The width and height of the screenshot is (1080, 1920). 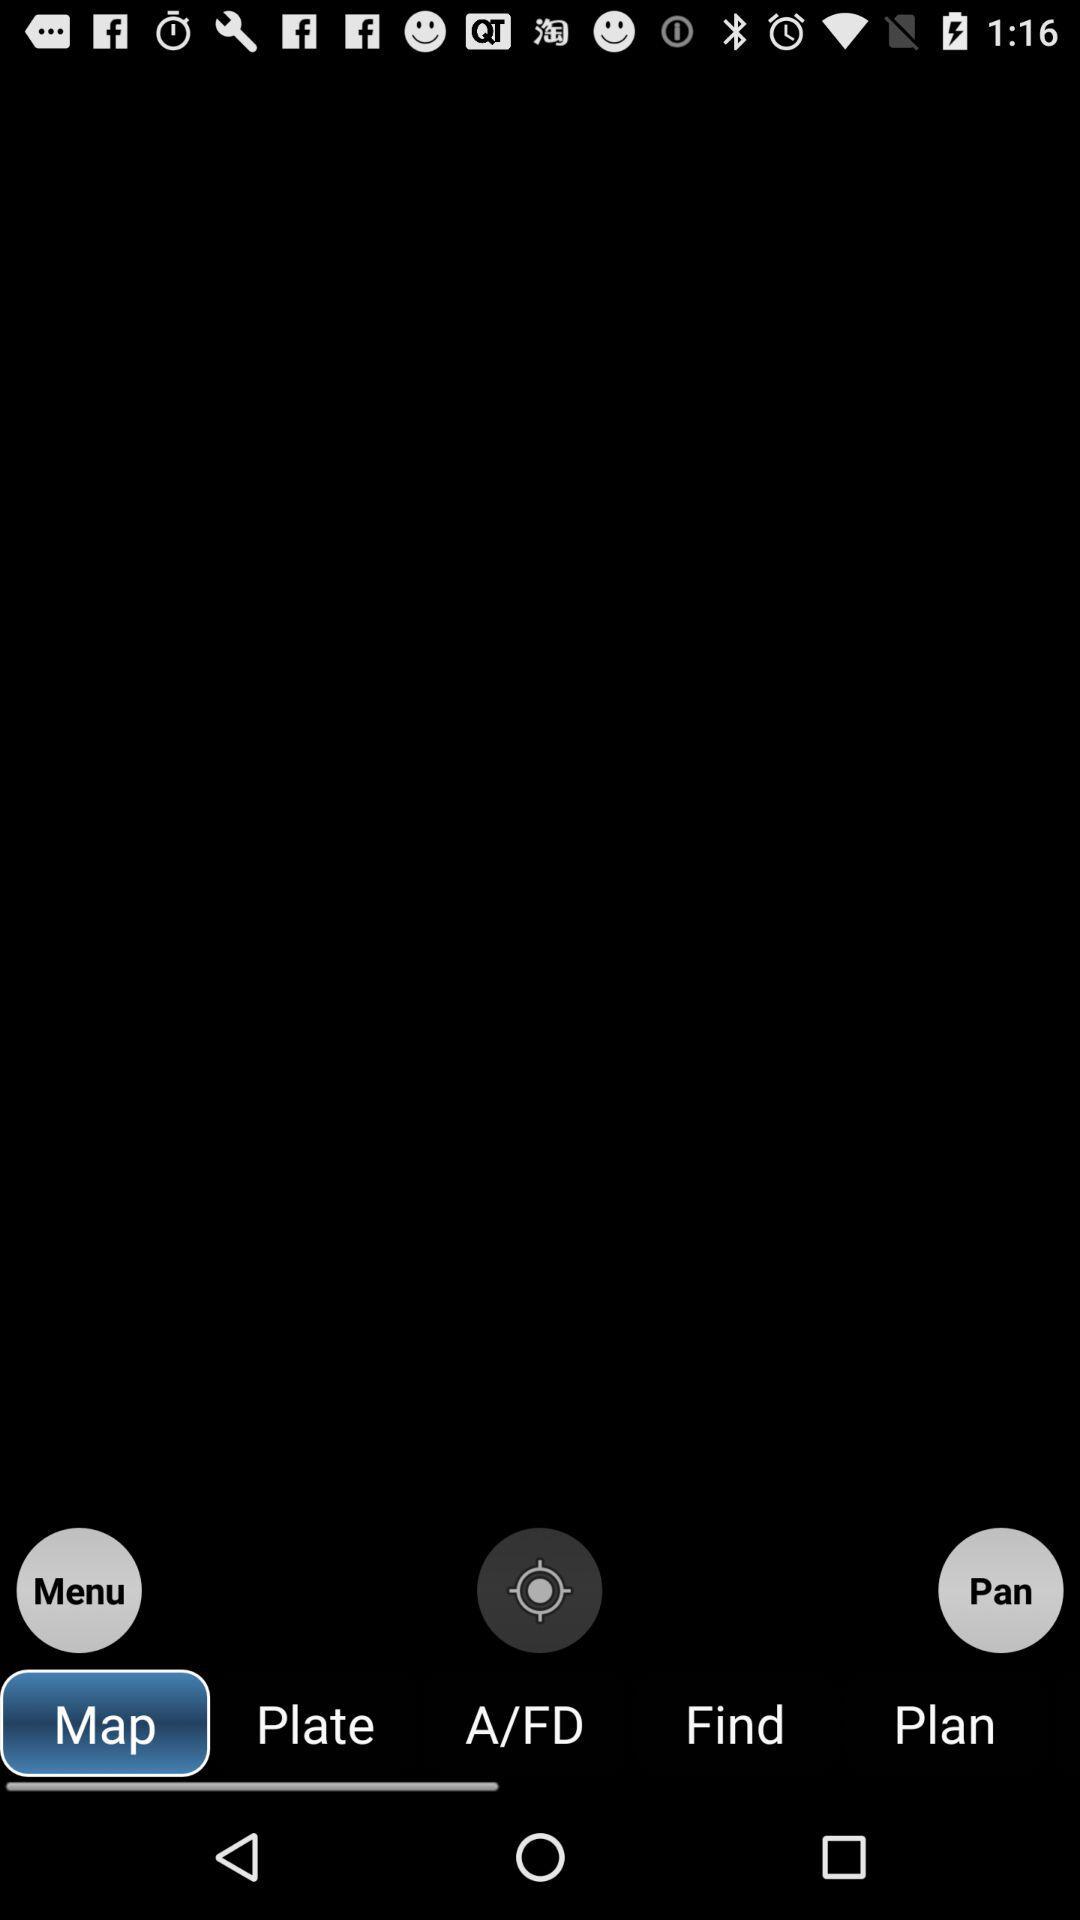 I want to click on the icon next to menu button, so click(x=538, y=1589).